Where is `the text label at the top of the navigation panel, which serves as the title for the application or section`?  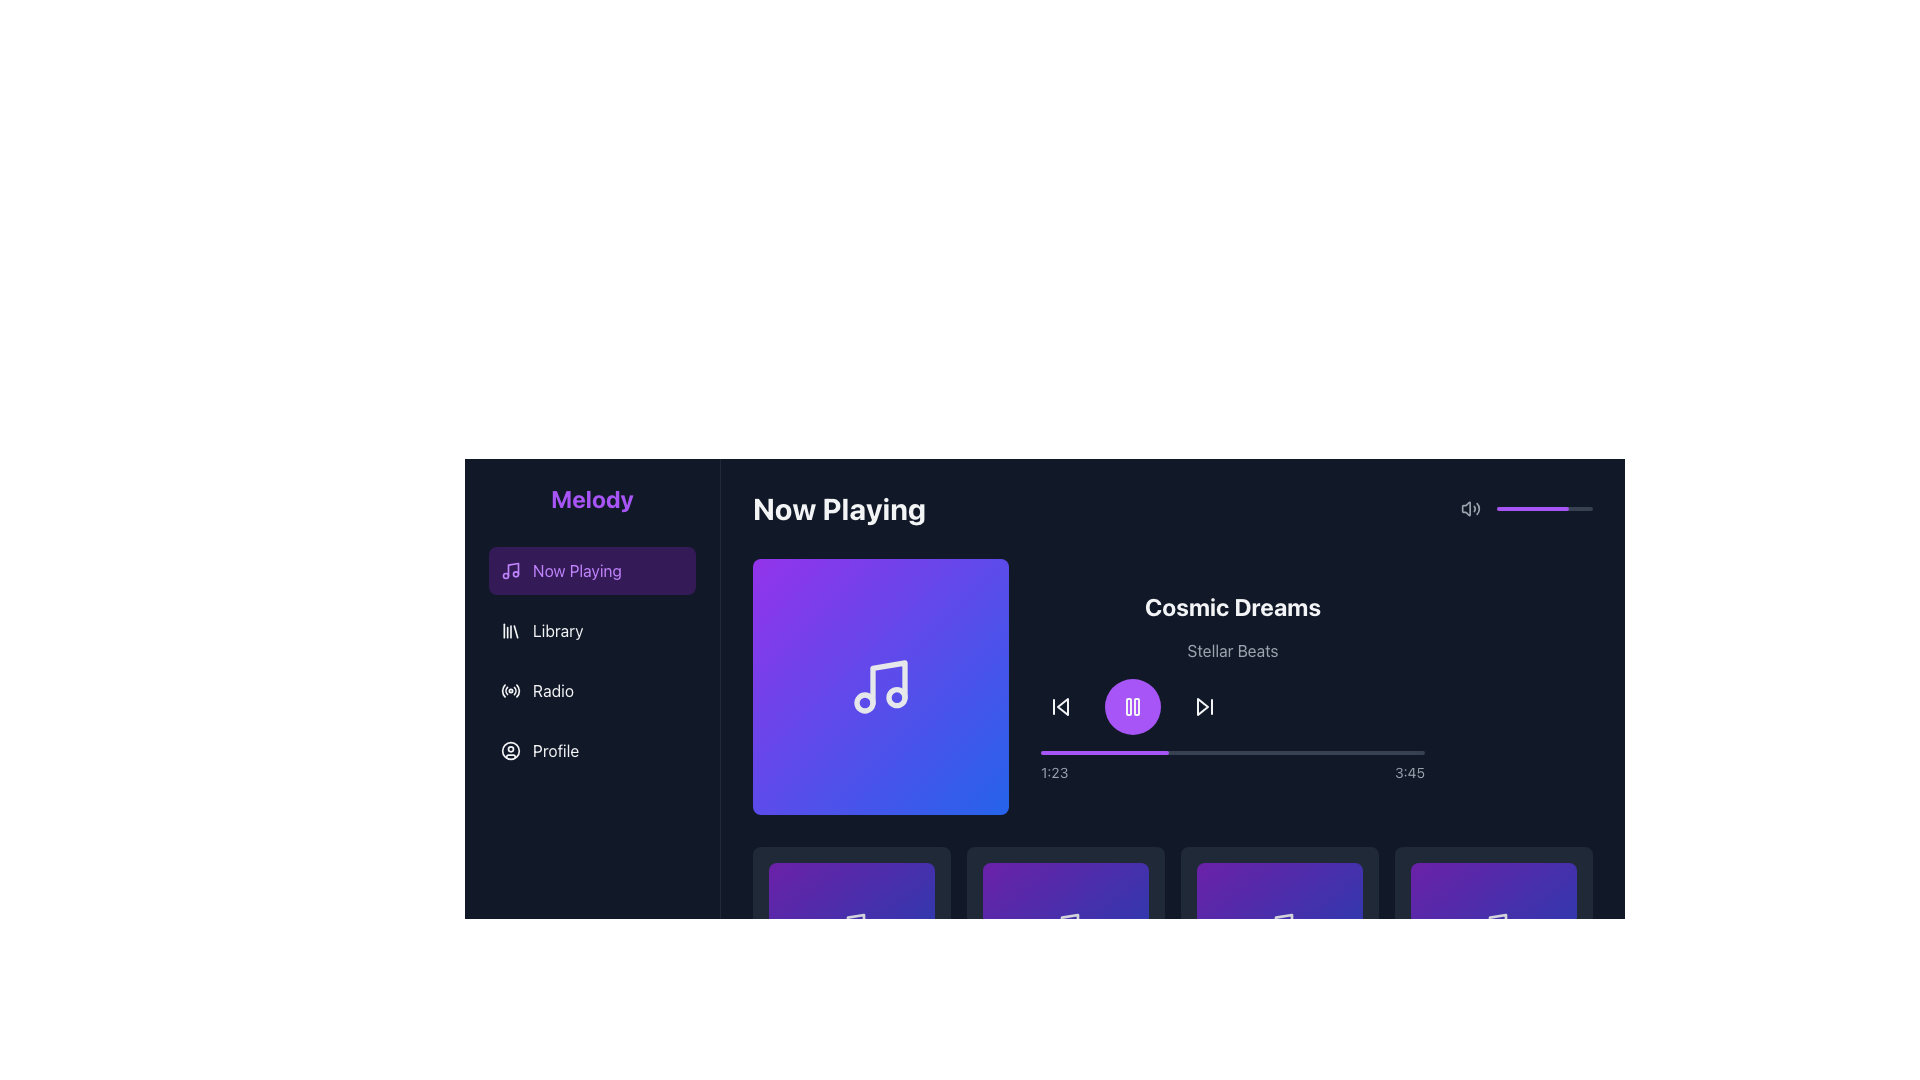 the text label at the top of the navigation panel, which serves as the title for the application or section is located at coordinates (591, 497).